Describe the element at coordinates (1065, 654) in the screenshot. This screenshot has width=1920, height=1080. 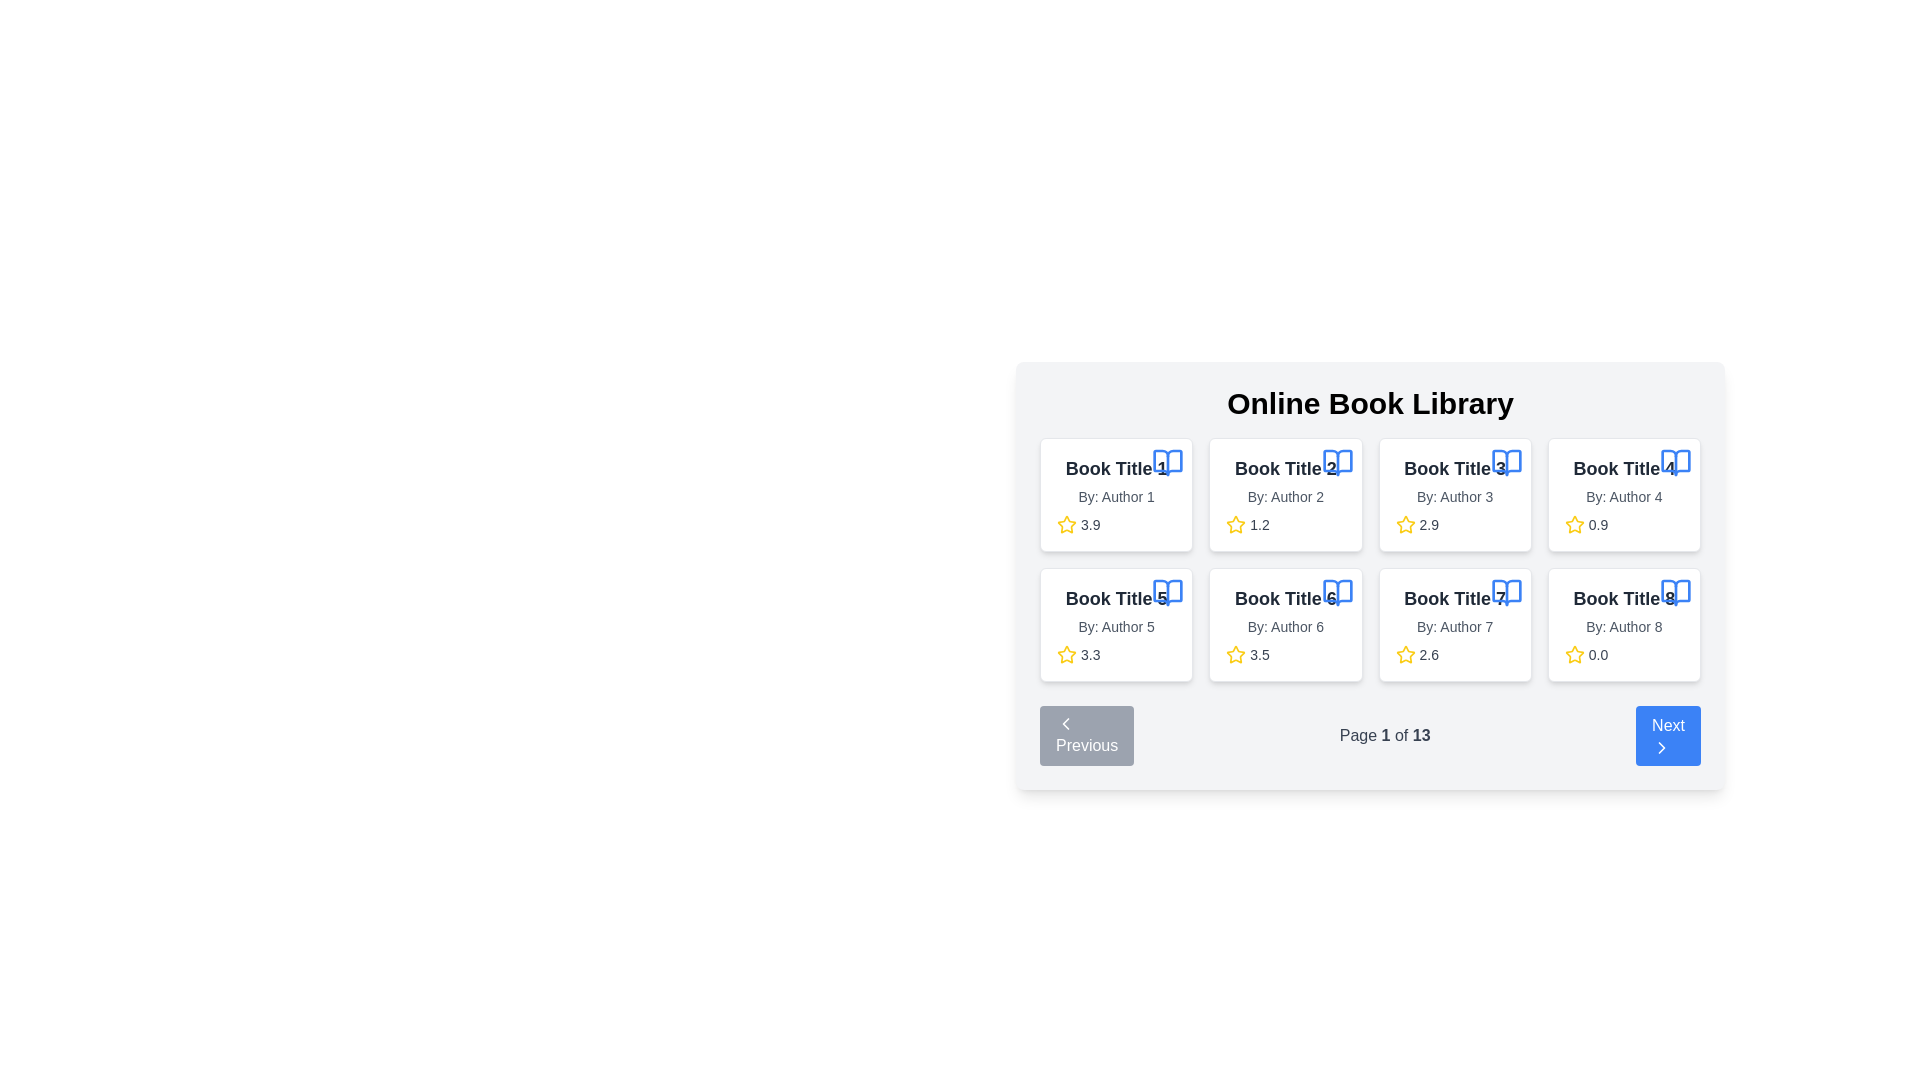
I see `the star icon representing the rating of 'Book Title 5' located to the left of the rating text '3.3'` at that location.